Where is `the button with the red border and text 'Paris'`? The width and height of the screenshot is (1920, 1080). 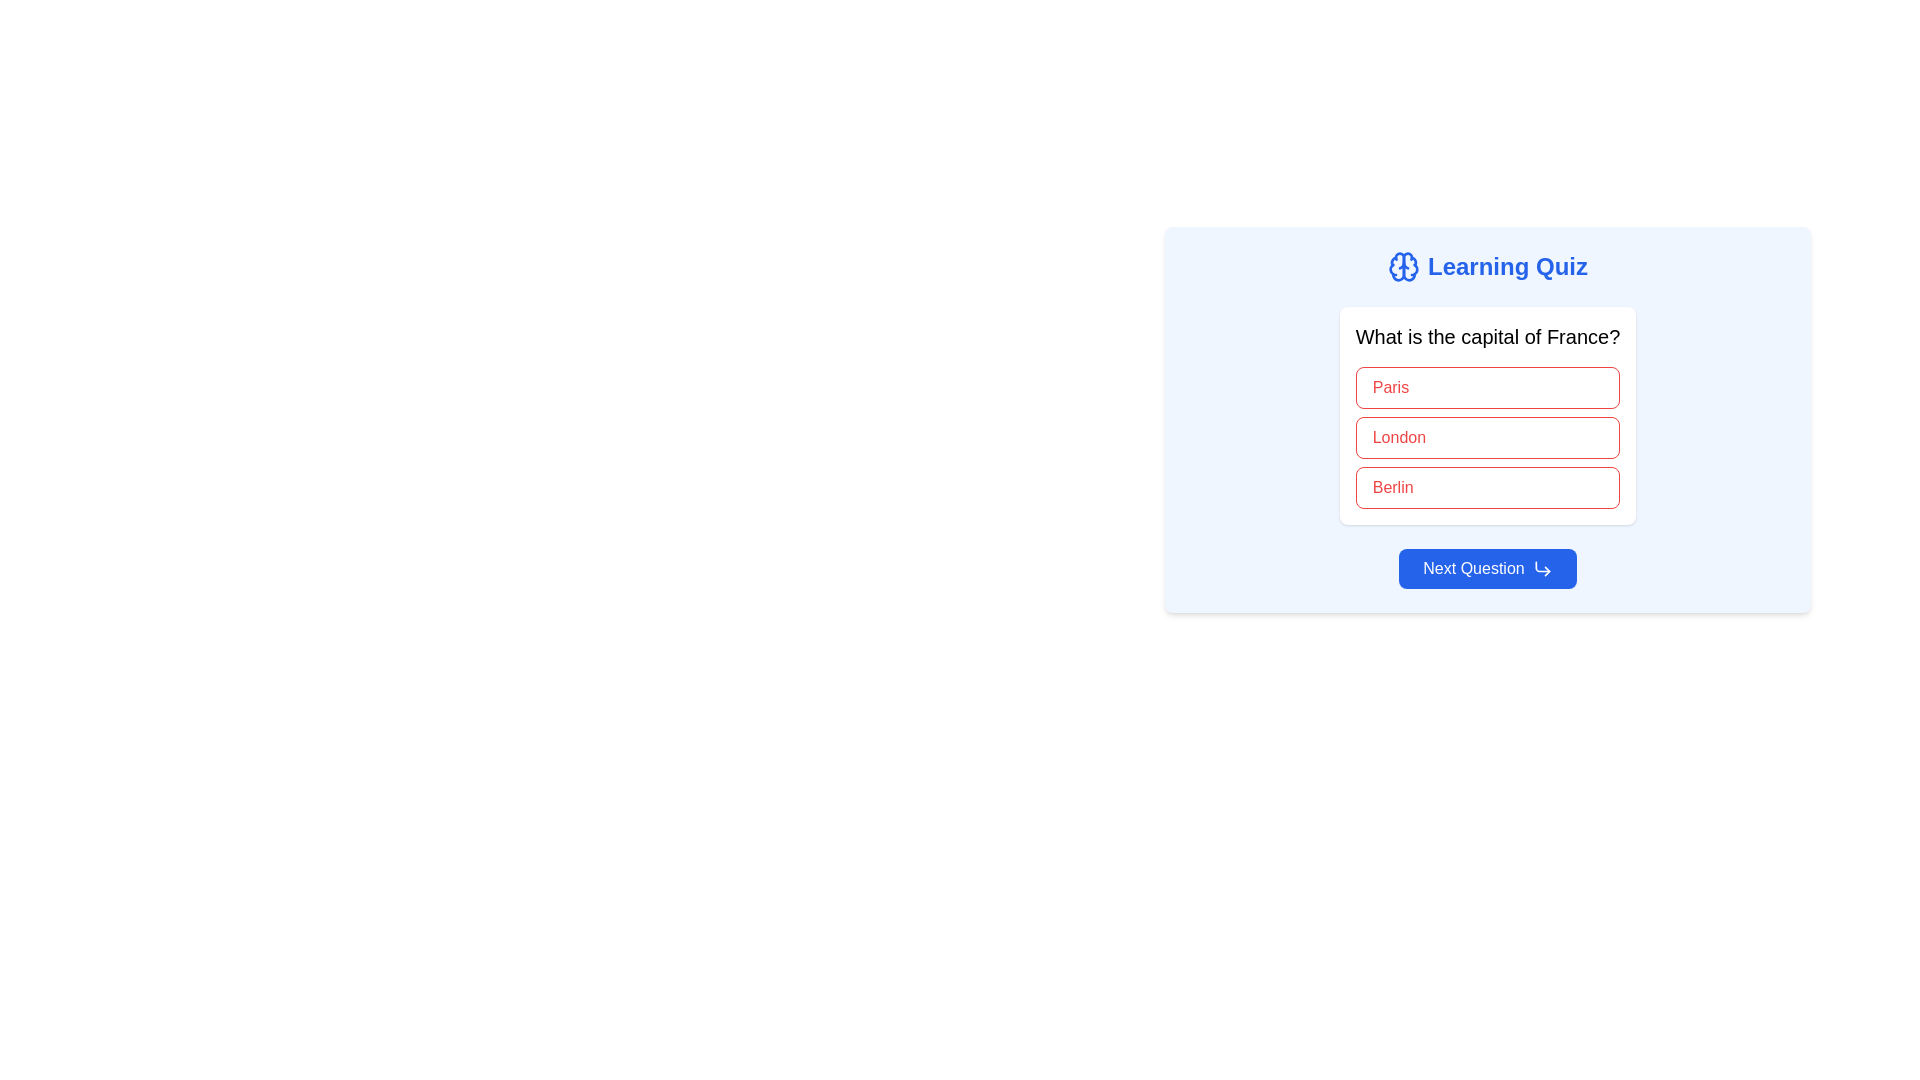 the button with the red border and text 'Paris' is located at coordinates (1488, 388).